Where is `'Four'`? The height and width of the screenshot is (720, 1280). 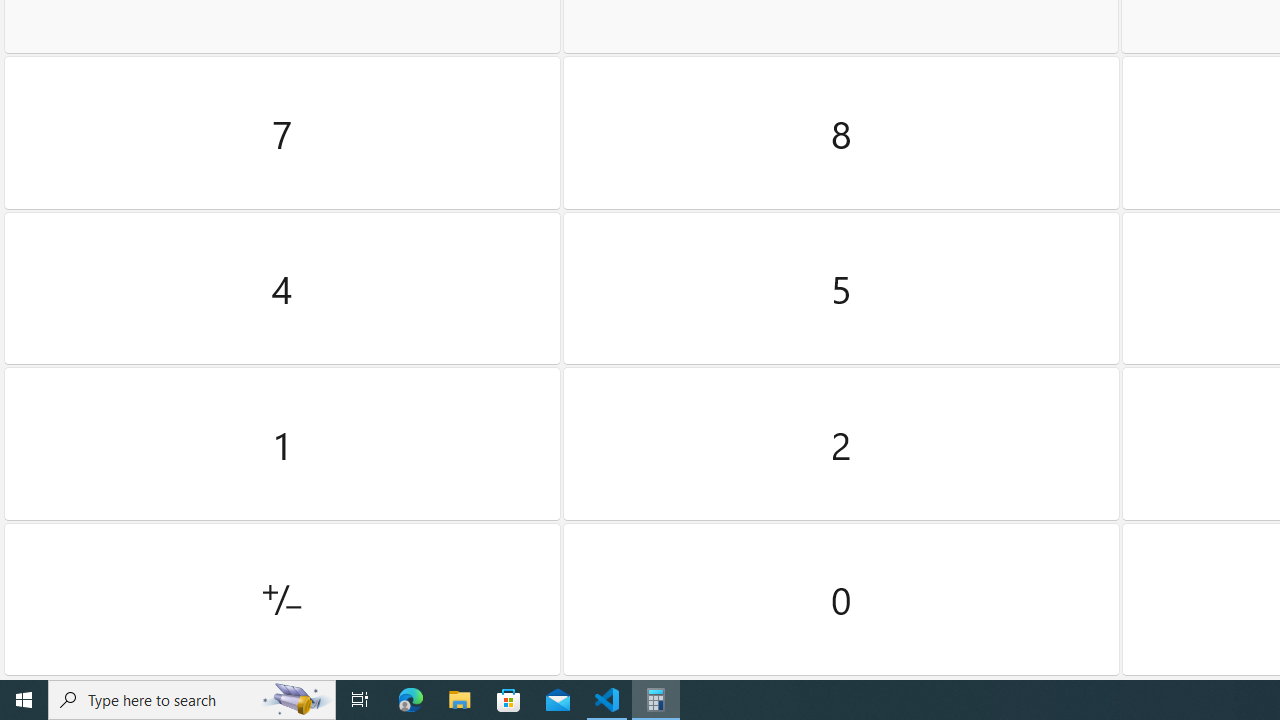 'Four' is located at coordinates (281, 288).